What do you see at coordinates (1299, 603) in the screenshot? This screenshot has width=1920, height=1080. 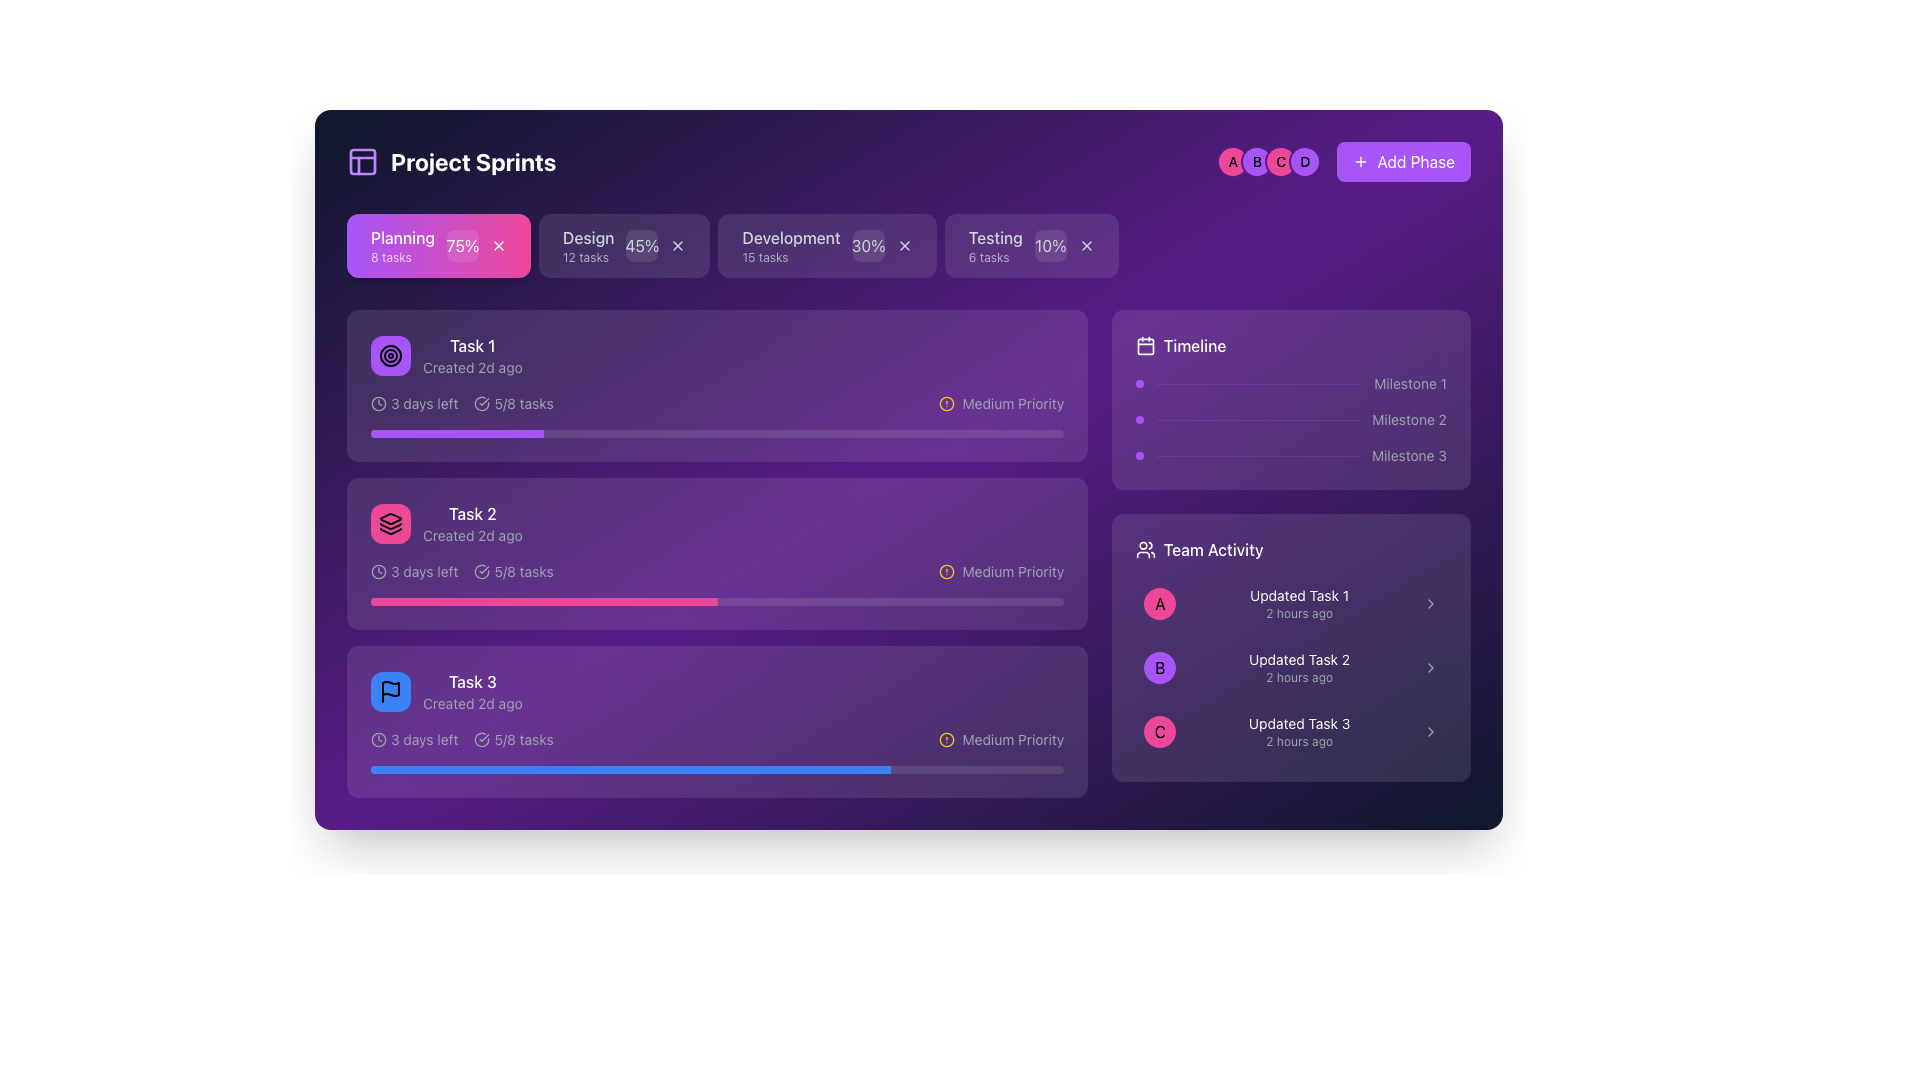 I see `displayed task title 'Updated Task 1' and timestamp '2 hours ago' from the composite text display element located in the central section of the 'Team Activity' module` at bounding box center [1299, 603].